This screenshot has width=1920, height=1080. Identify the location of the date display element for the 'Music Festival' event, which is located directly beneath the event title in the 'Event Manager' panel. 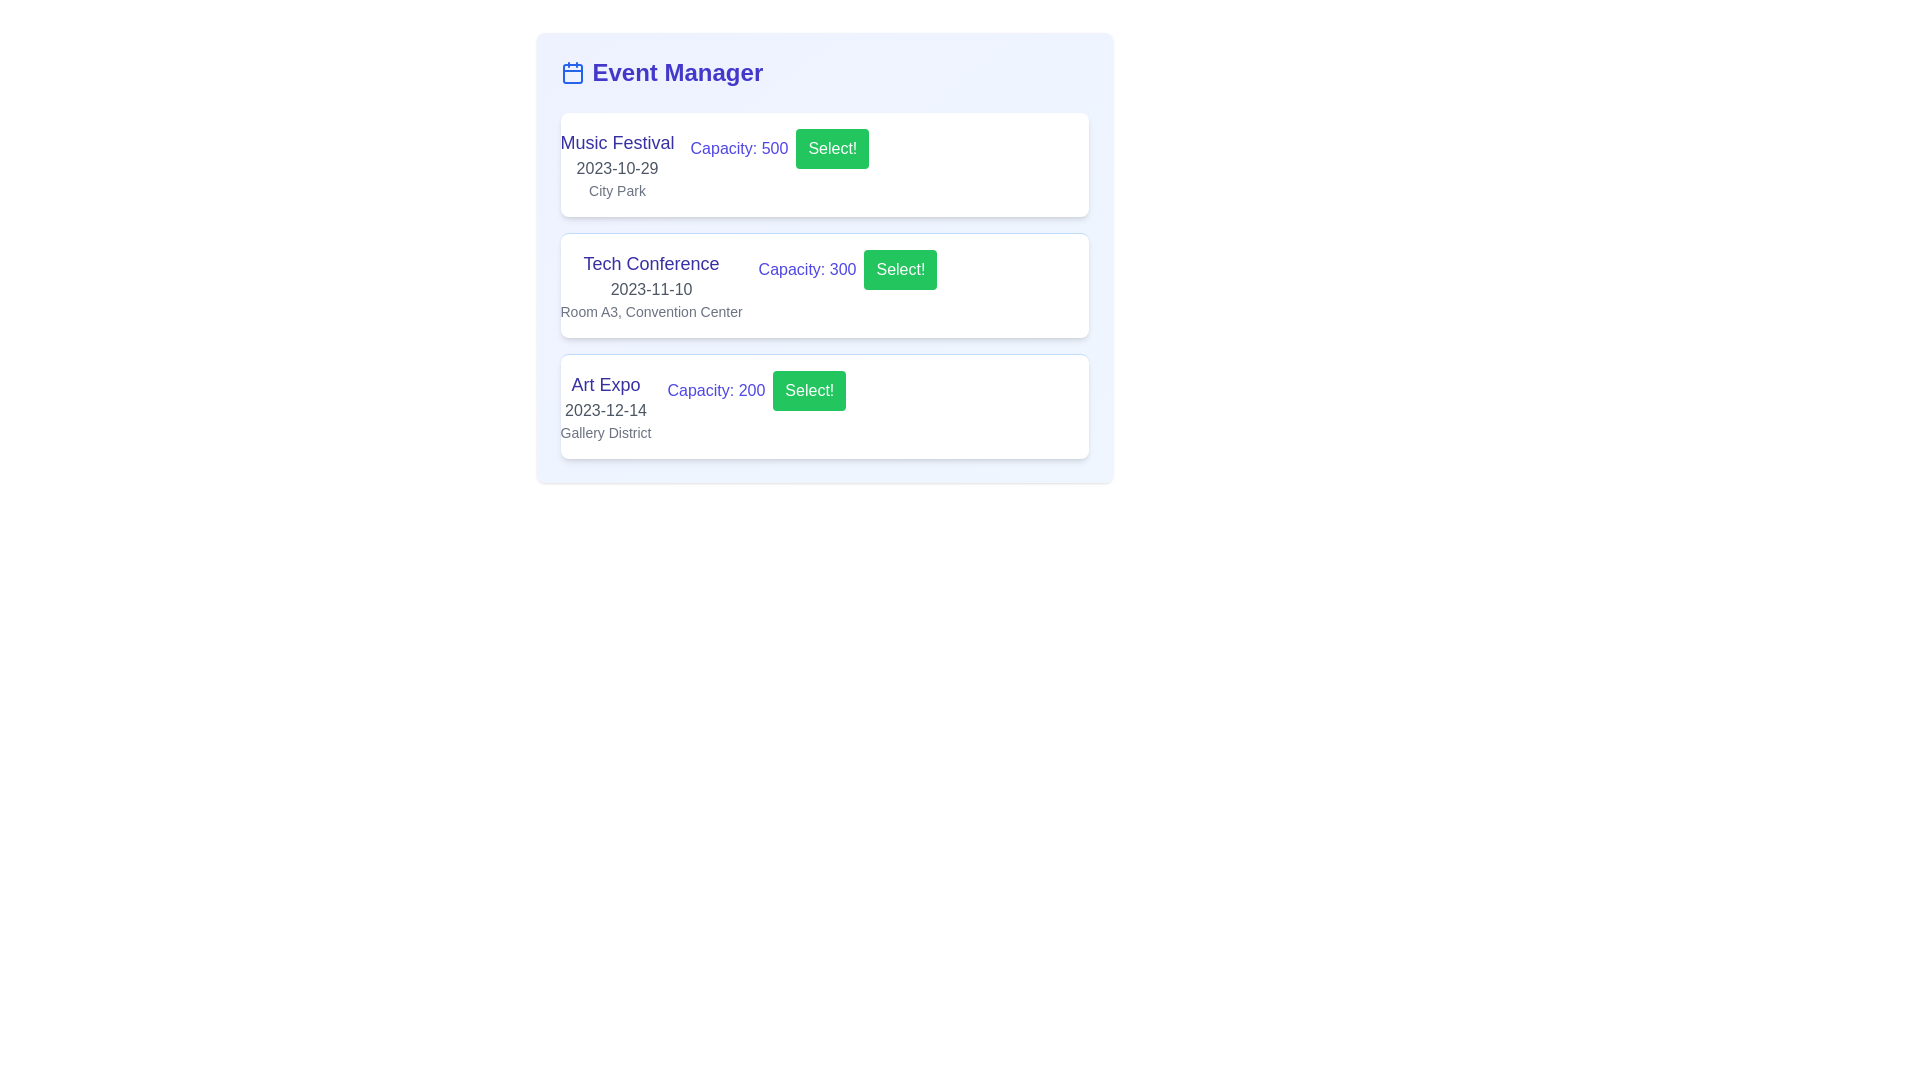
(616, 168).